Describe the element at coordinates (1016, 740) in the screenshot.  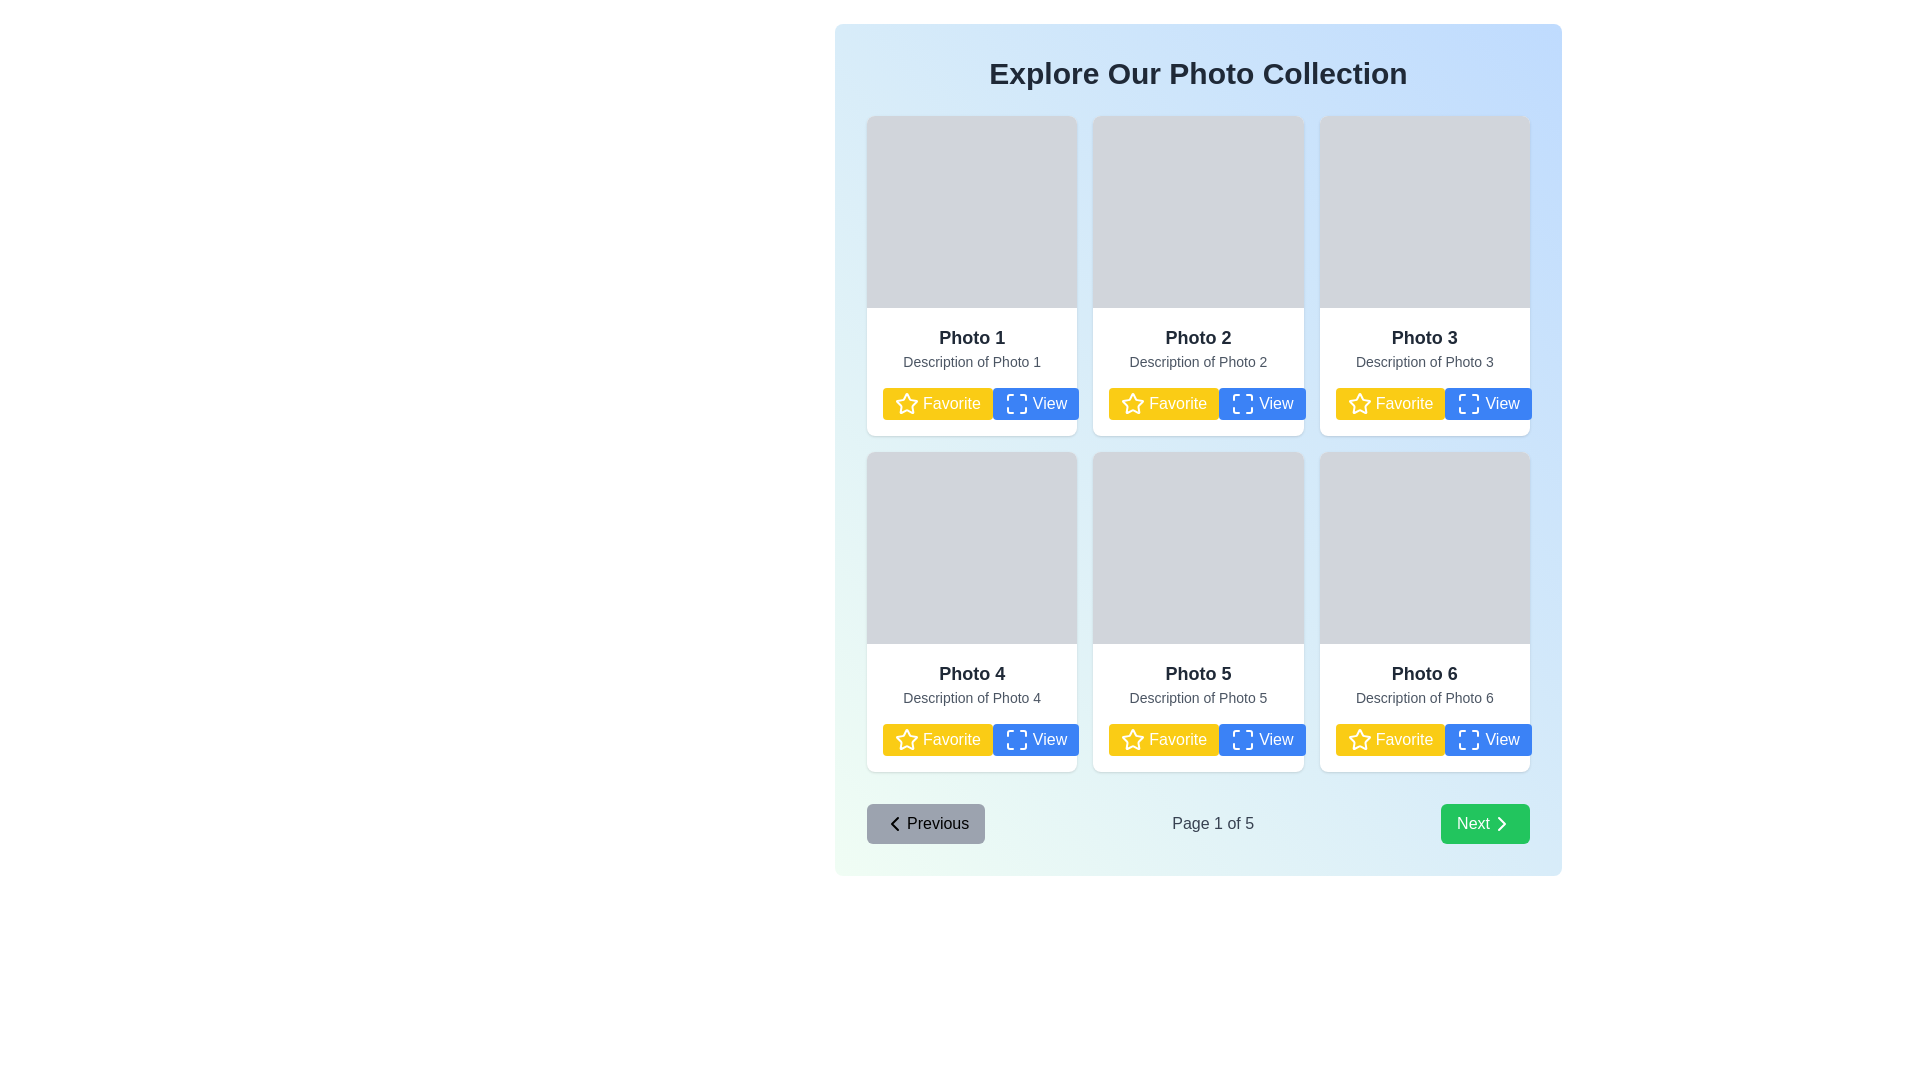
I see `the expansion icon located to the left of the 'View' label within the 'View' button below the 'Photo 4' card` at that location.